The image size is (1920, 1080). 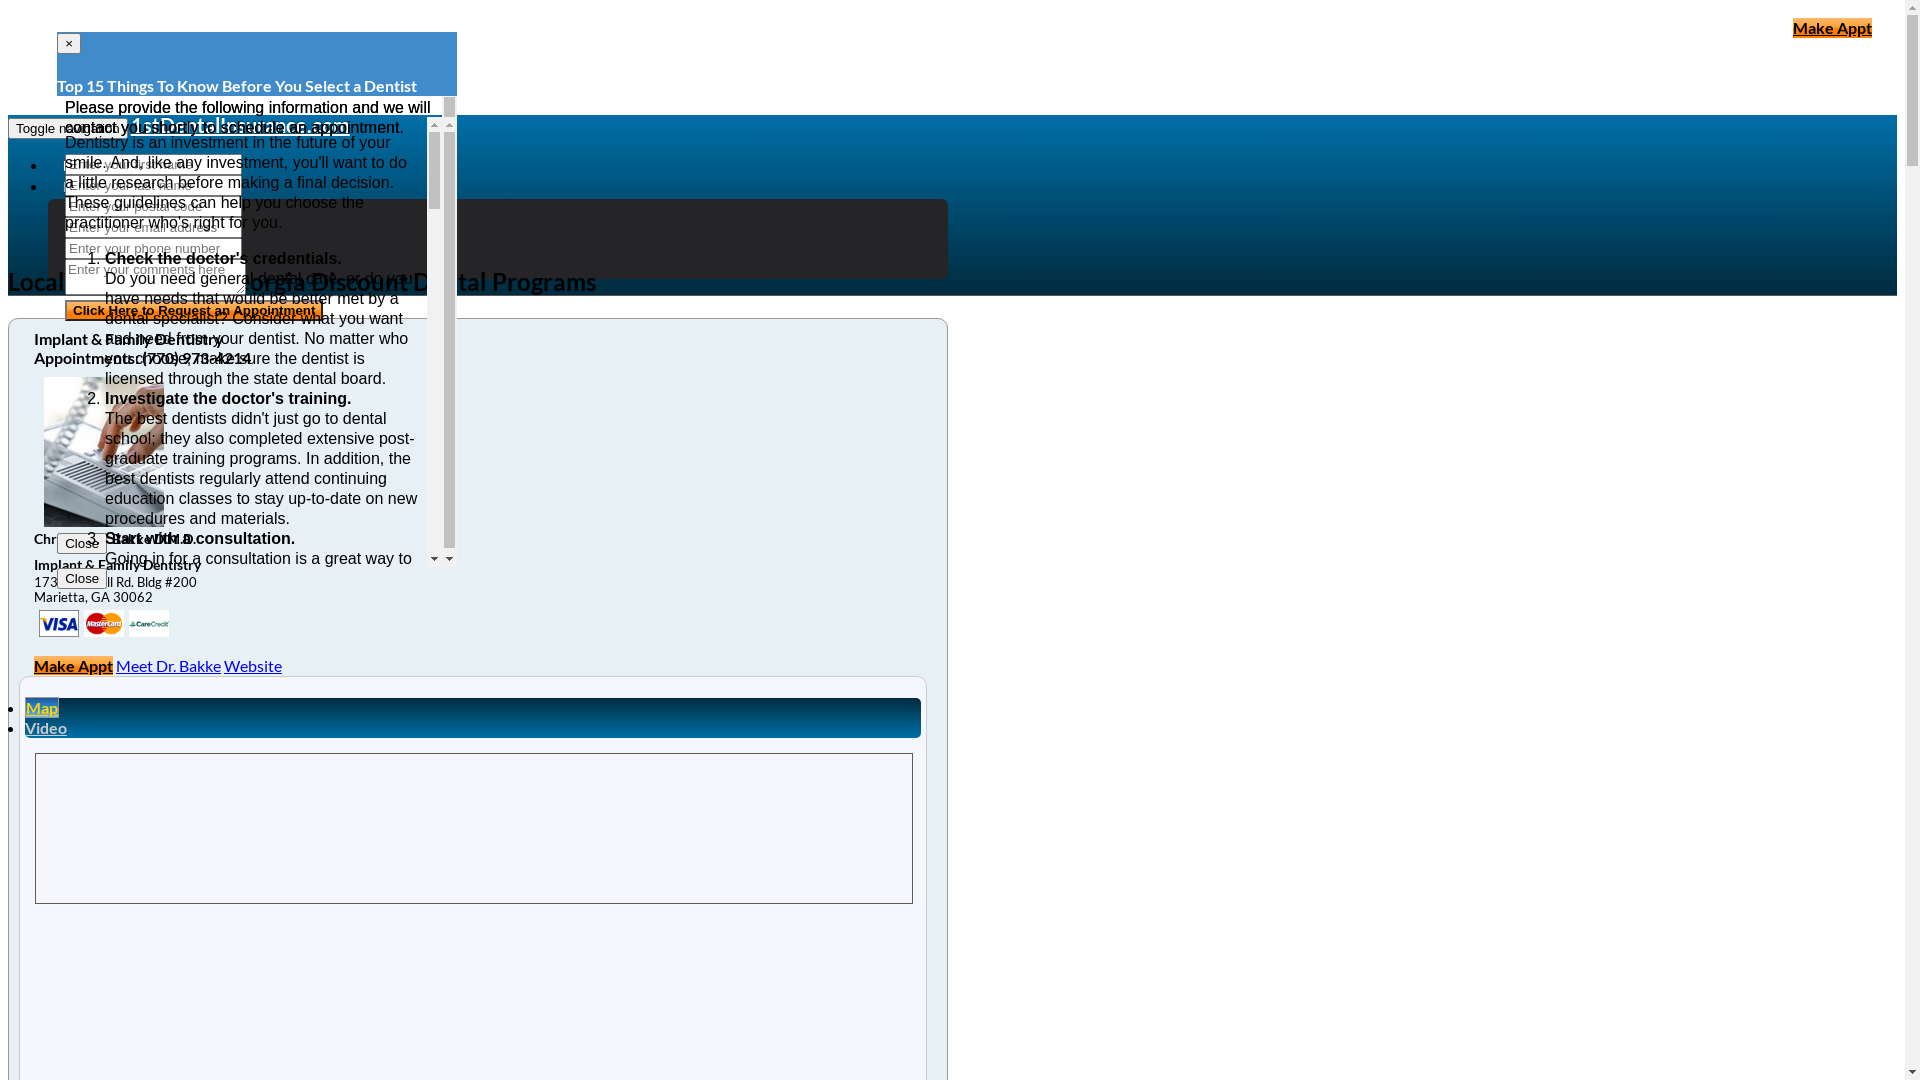 I want to click on '1stDentalInsurance.com', so click(x=240, y=124).